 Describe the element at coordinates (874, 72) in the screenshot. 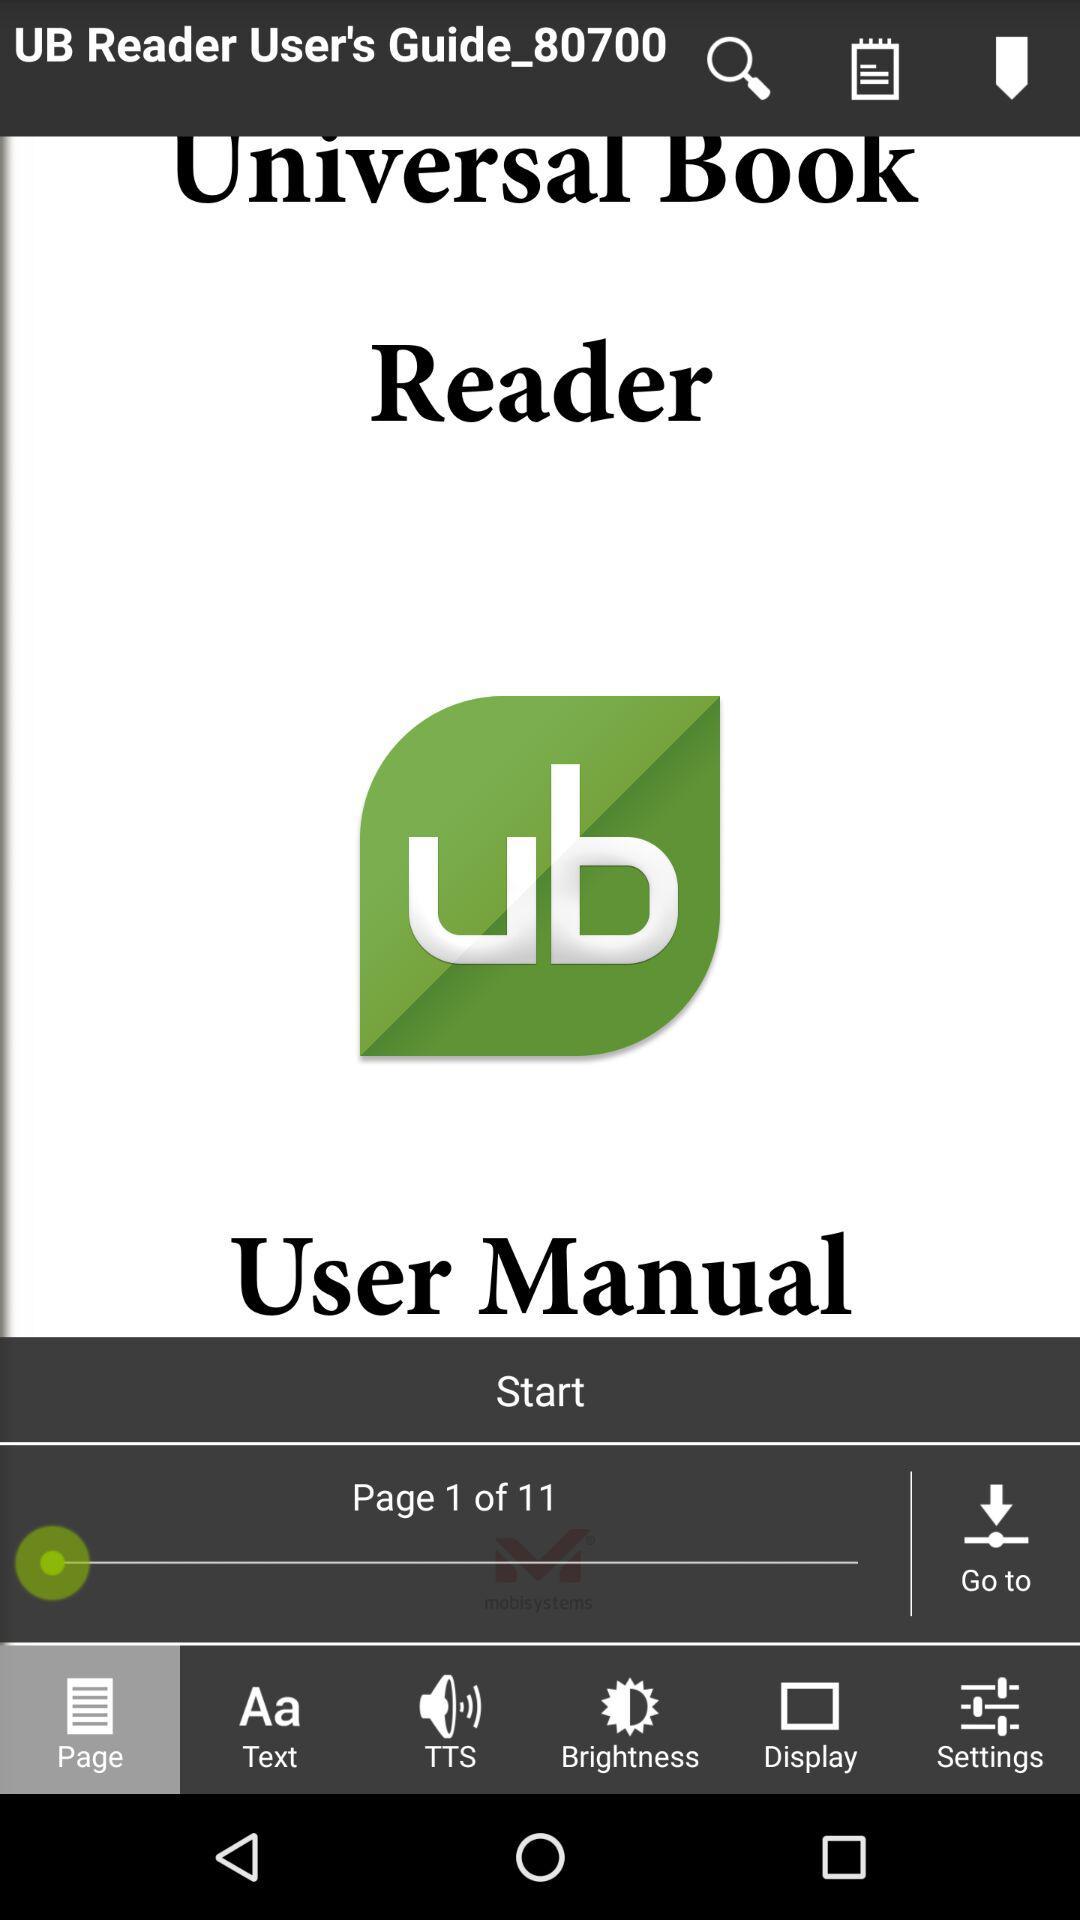

I see `the description icon` at that location.